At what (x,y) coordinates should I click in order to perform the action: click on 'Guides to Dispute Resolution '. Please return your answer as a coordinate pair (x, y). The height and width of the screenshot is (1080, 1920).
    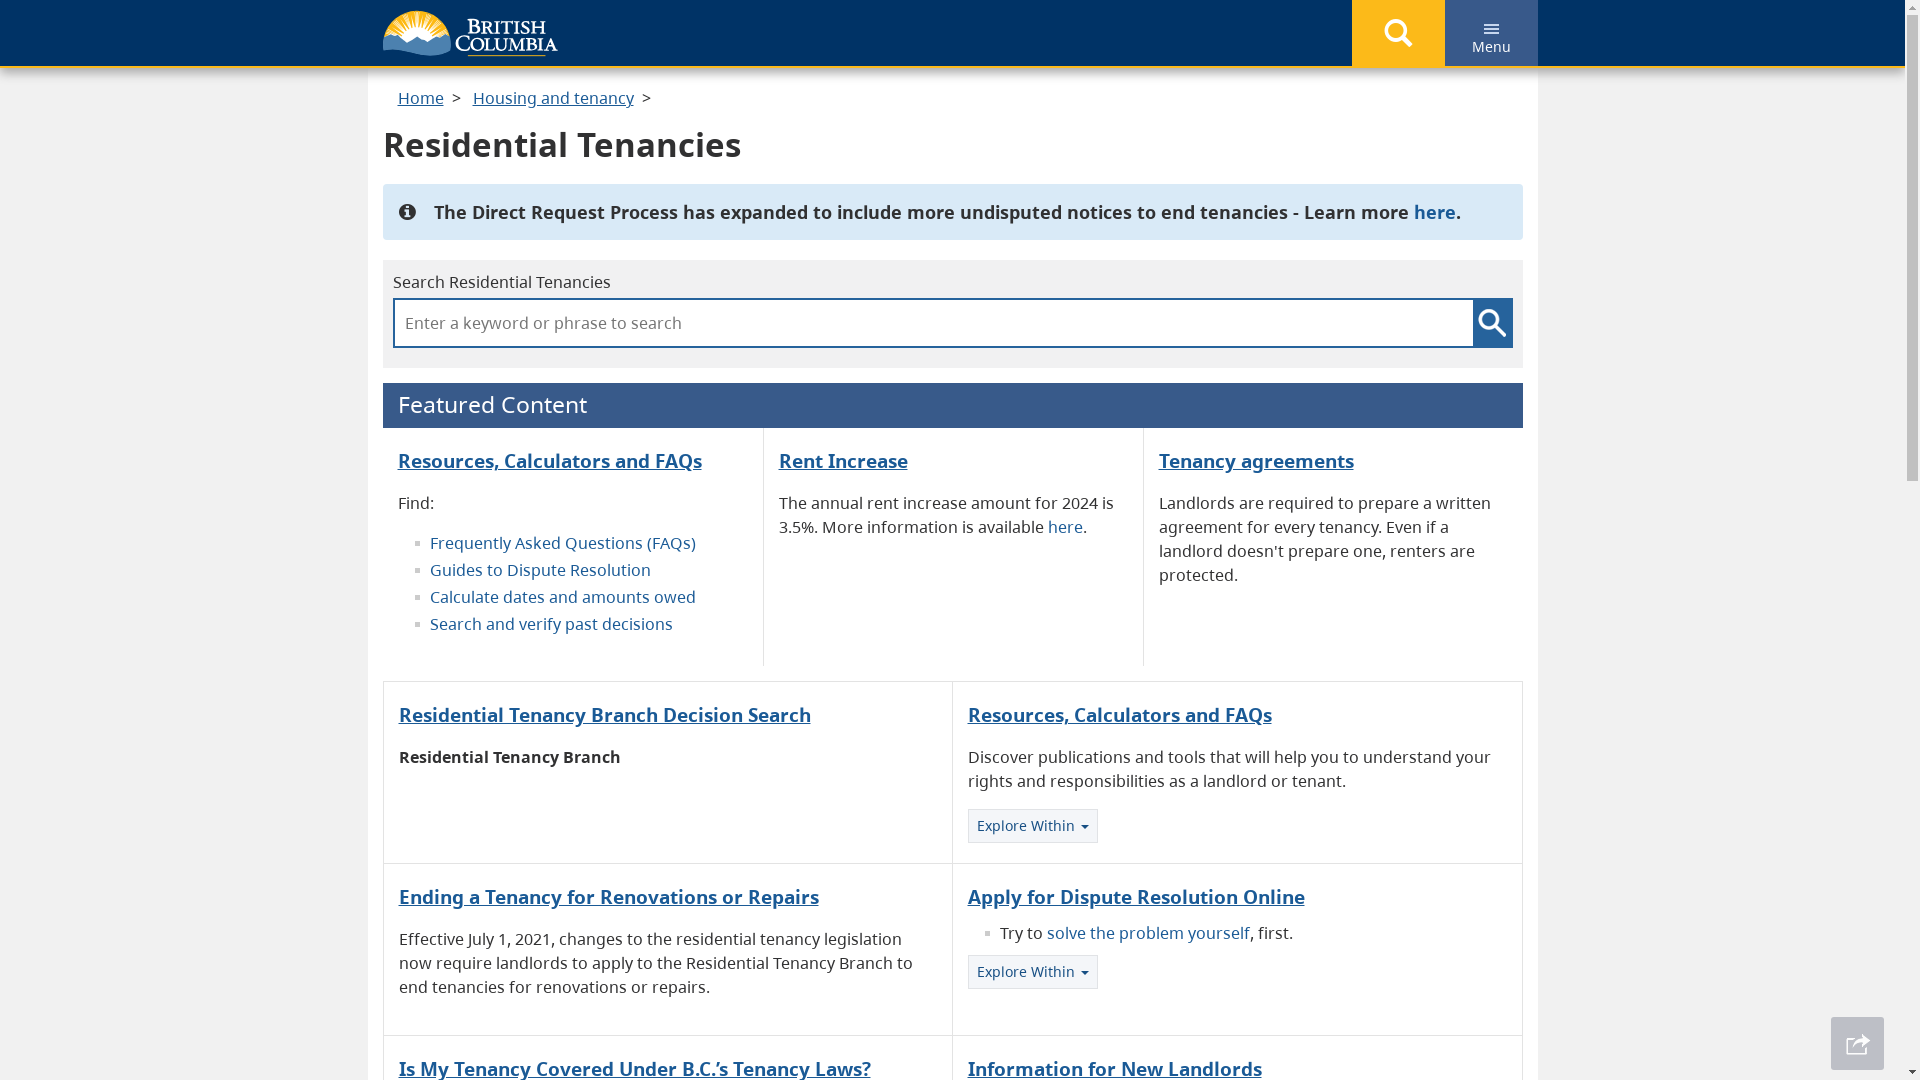
    Looking at the image, I should click on (542, 570).